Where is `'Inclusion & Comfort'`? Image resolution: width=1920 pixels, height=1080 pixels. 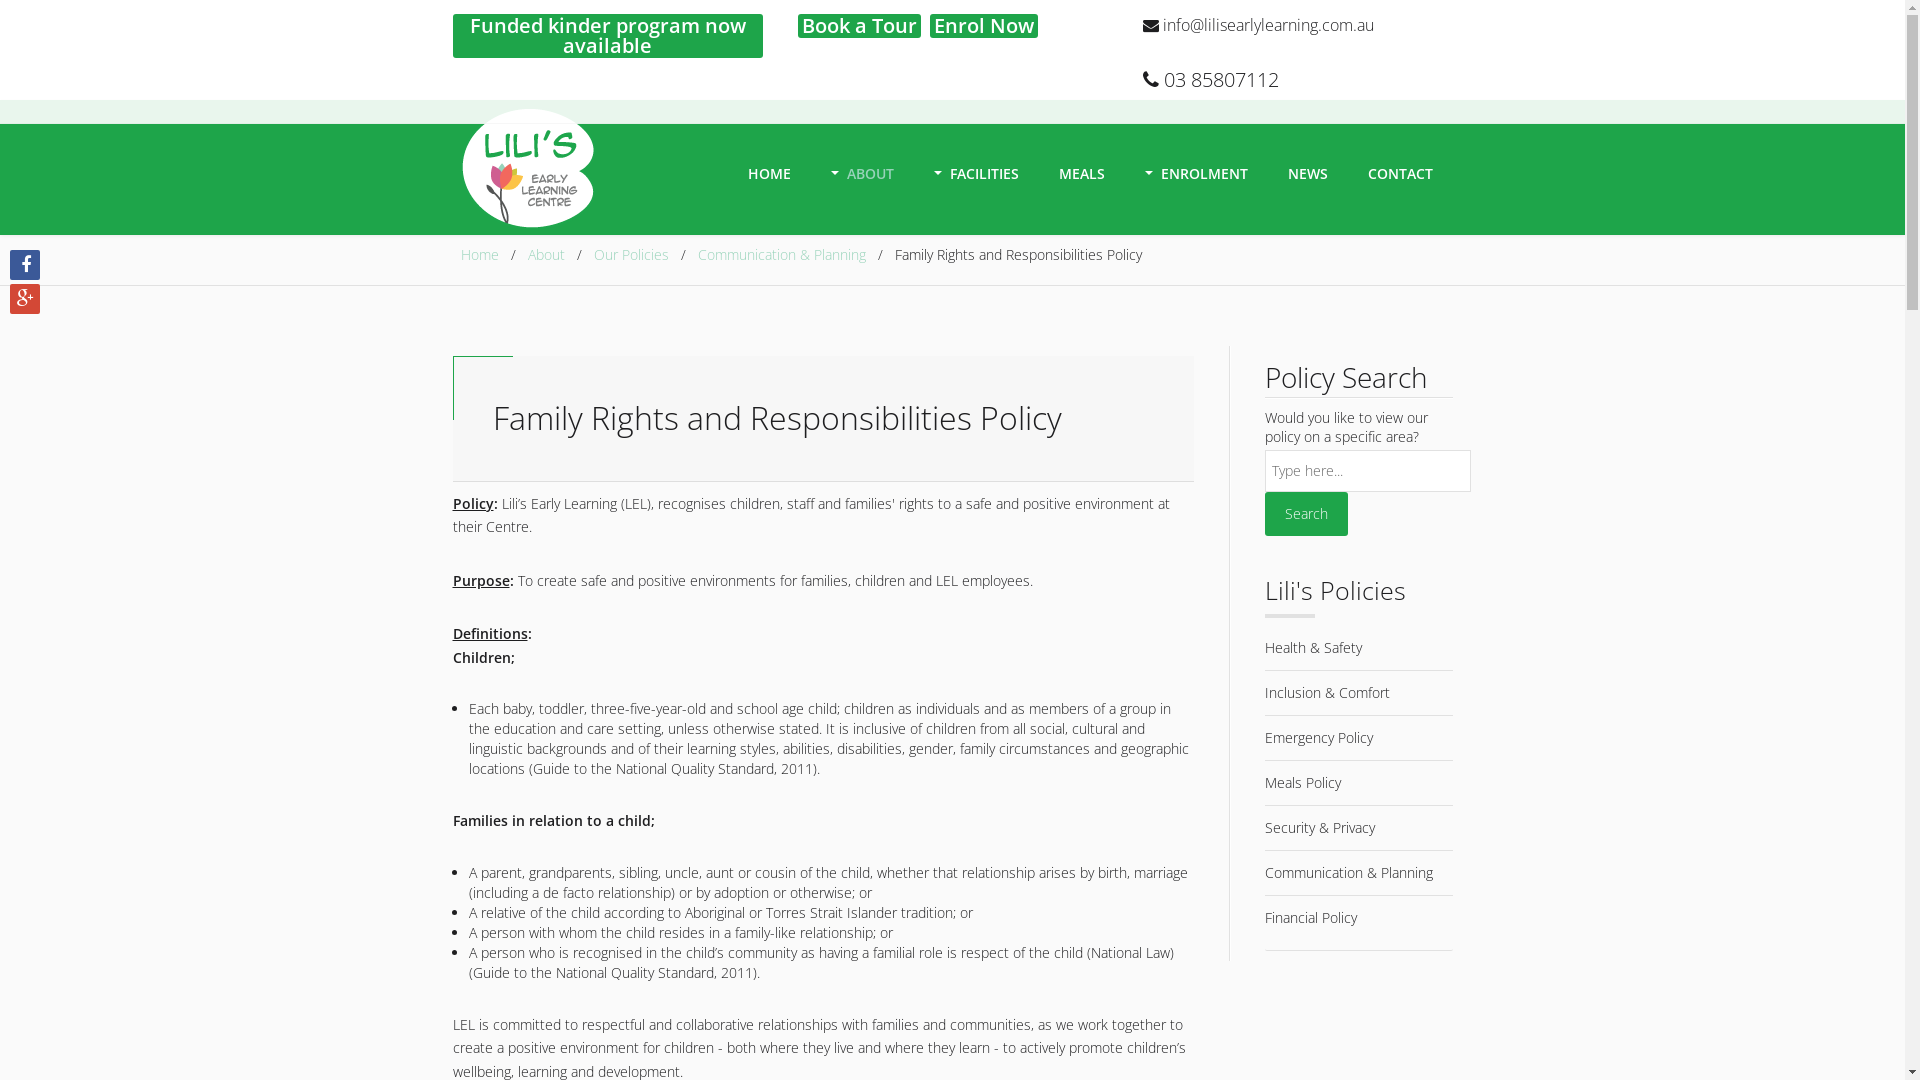 'Inclusion & Comfort' is located at coordinates (1264, 691).